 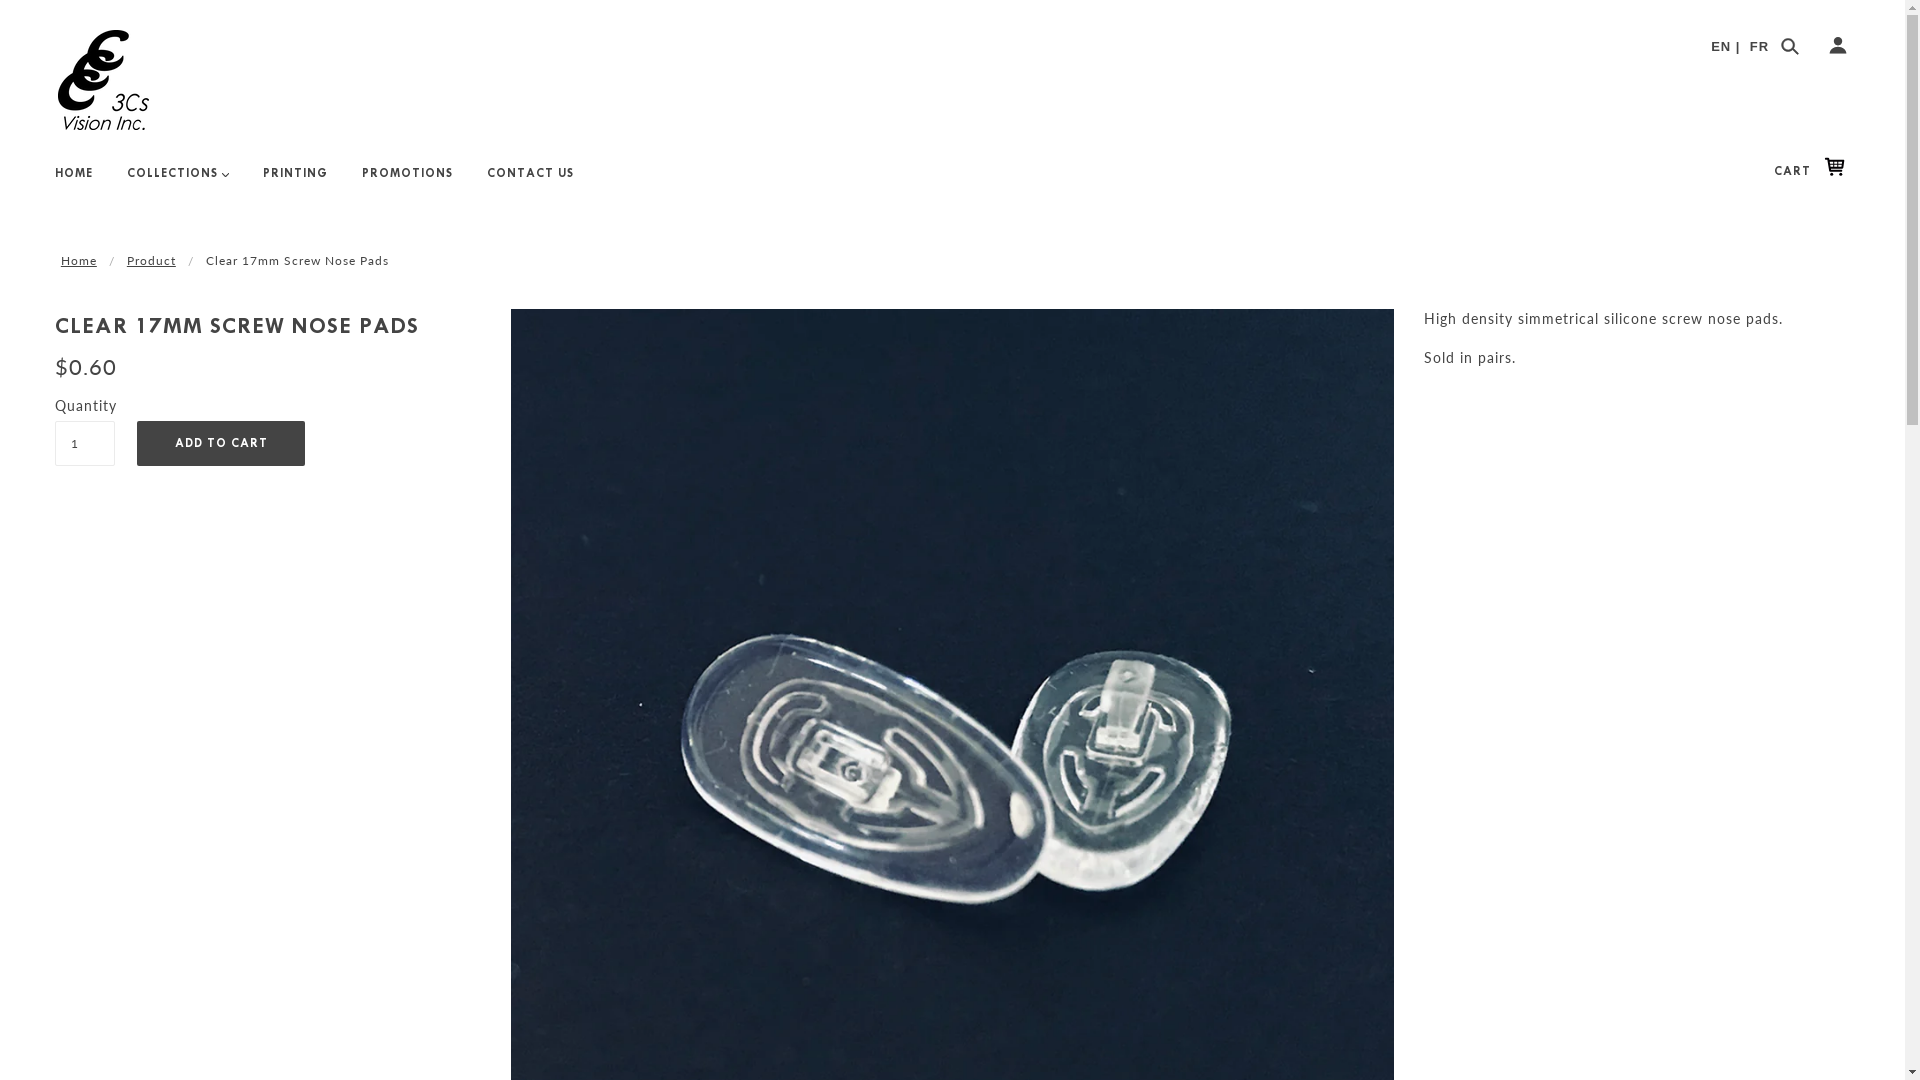 What do you see at coordinates (73, 181) in the screenshot?
I see `'HOME'` at bounding box center [73, 181].